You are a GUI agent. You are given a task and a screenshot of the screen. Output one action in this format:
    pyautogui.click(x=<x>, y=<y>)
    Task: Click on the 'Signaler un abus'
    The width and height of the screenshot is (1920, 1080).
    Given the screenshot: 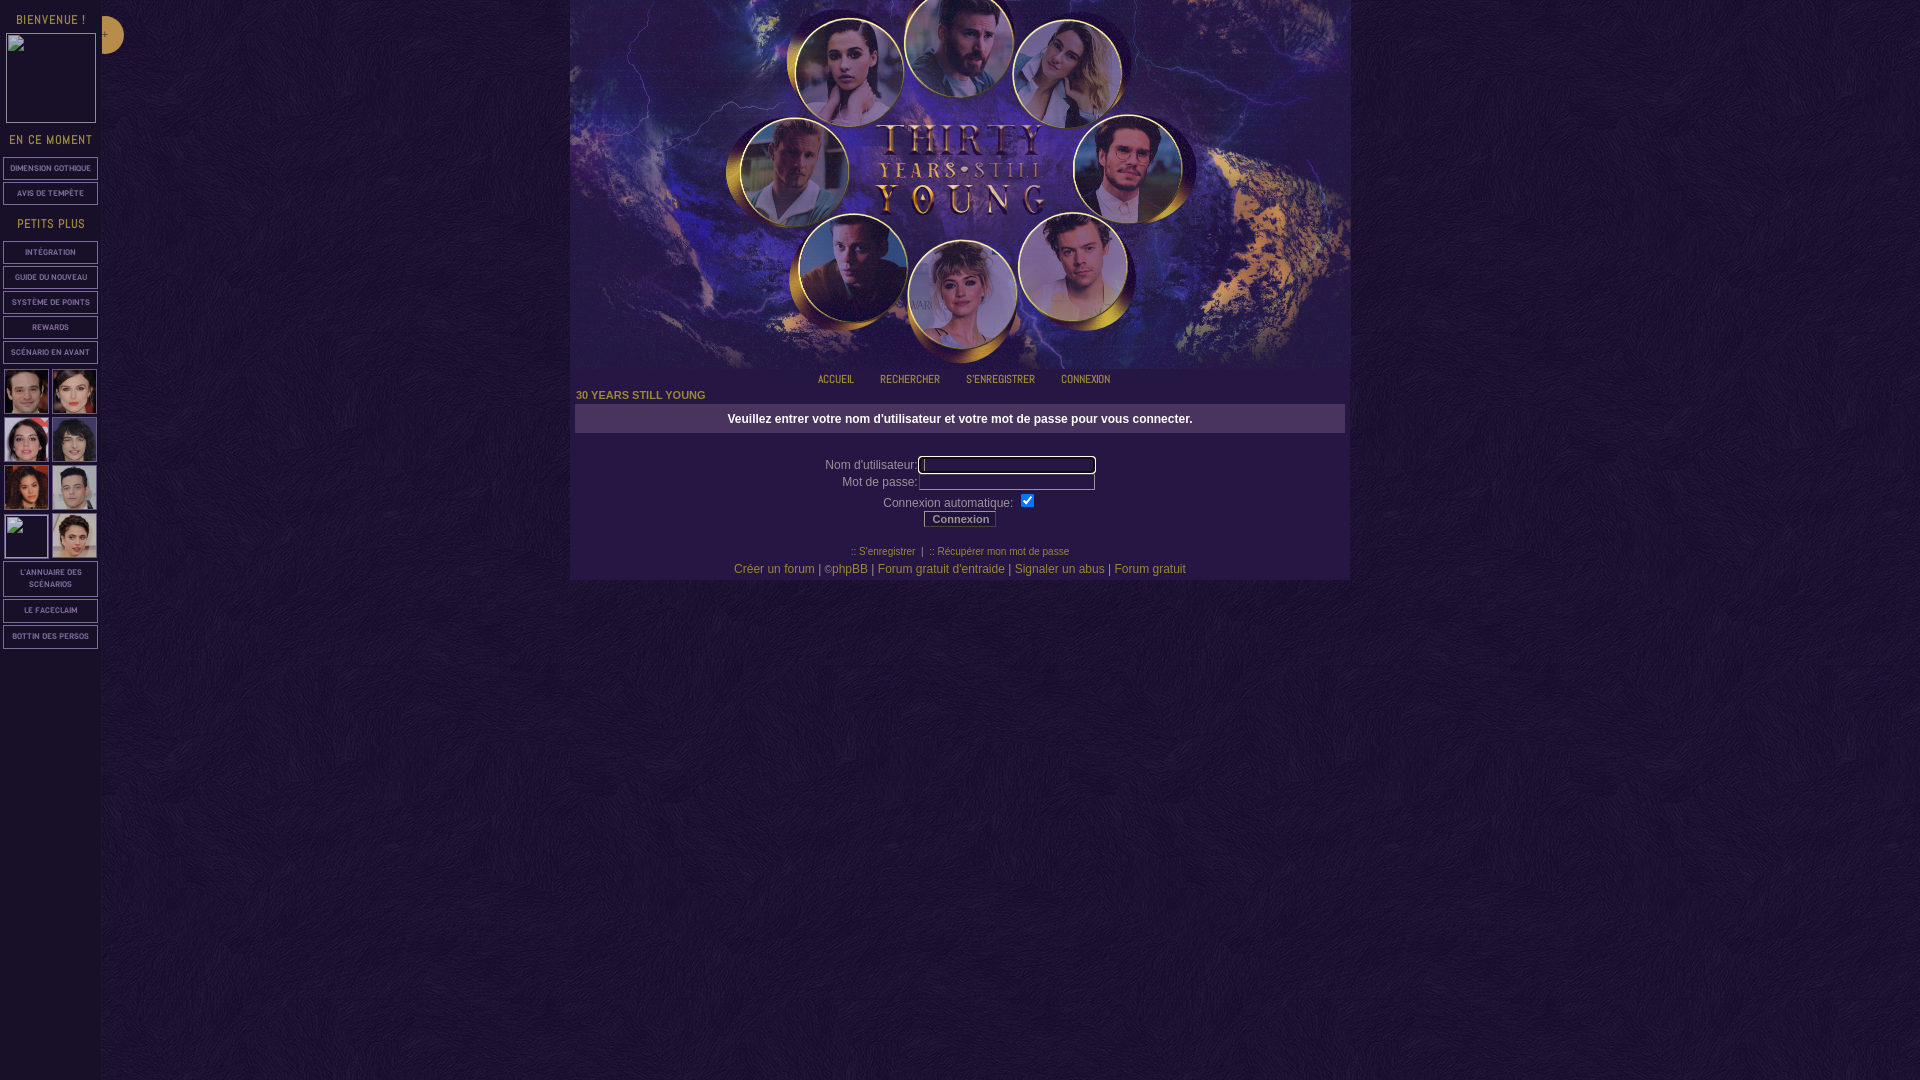 What is the action you would take?
    pyautogui.click(x=1059, y=569)
    